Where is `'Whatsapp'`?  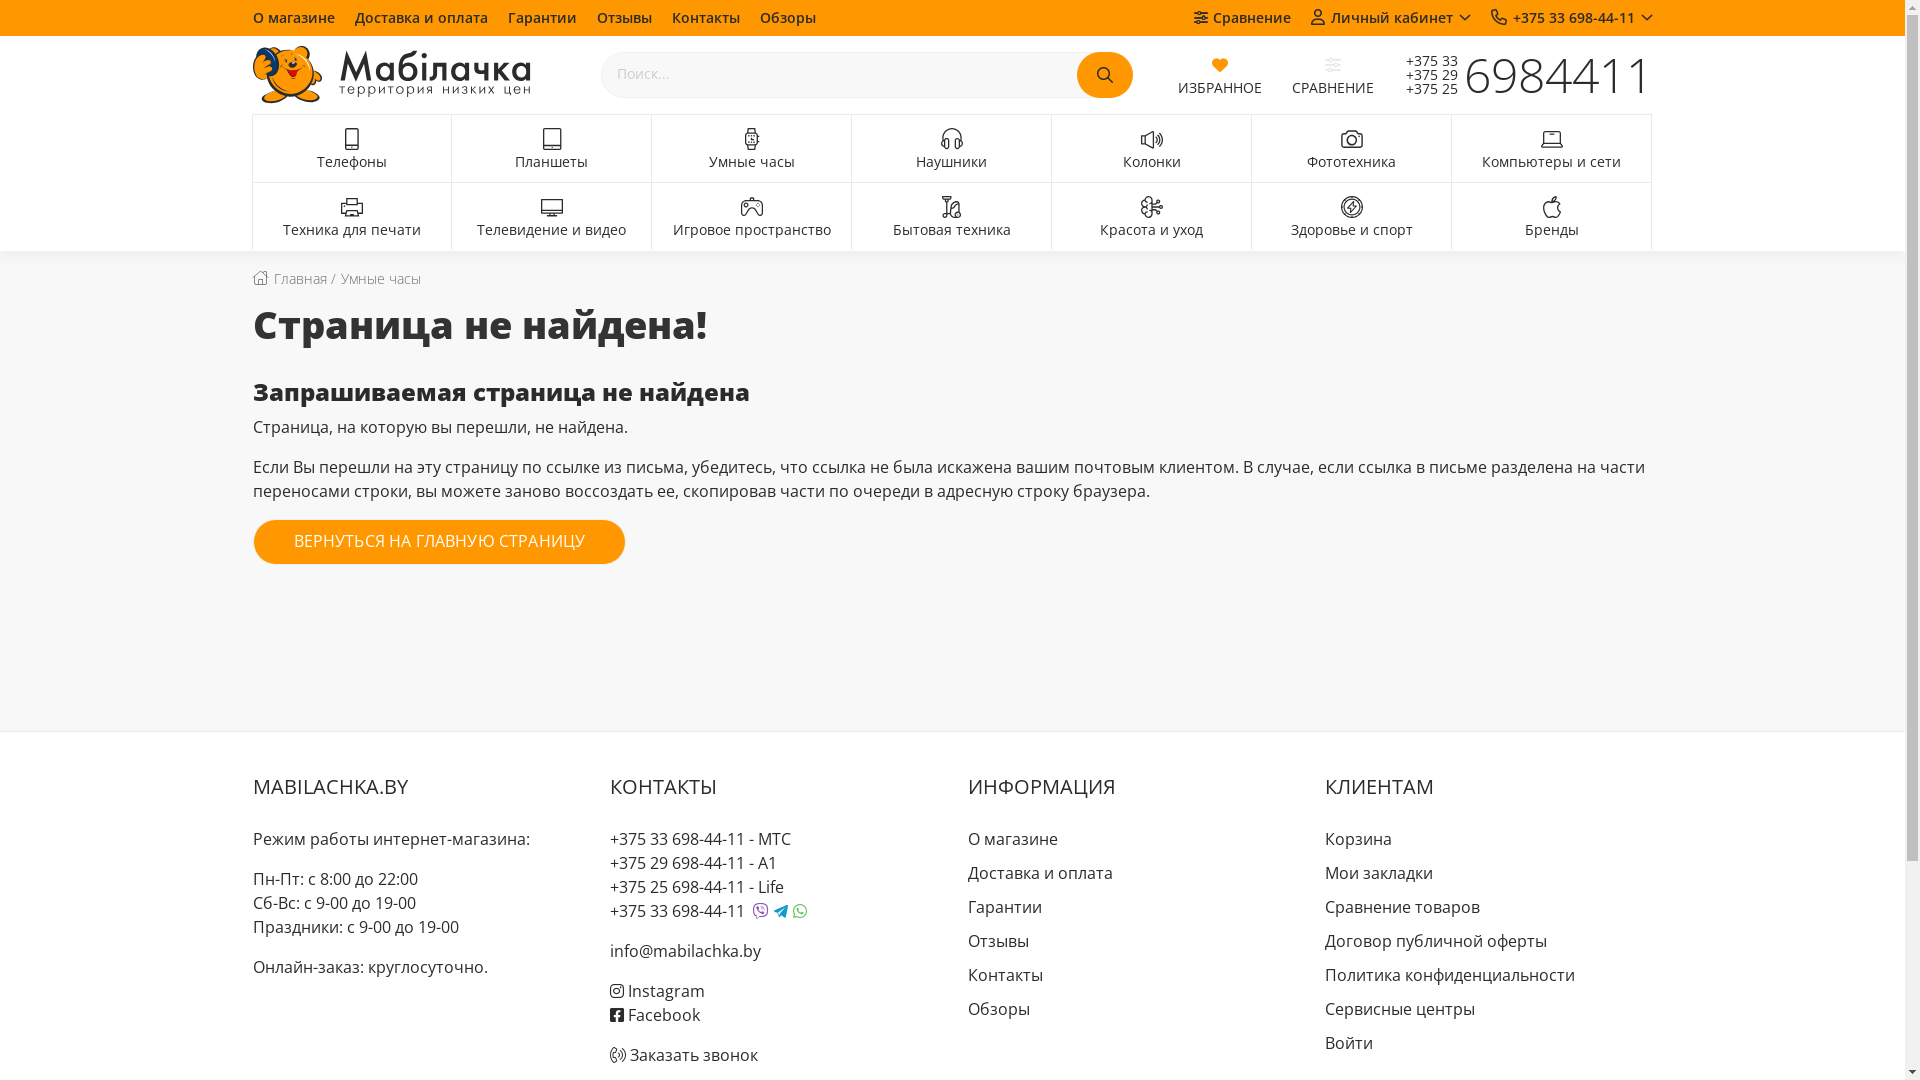 'Whatsapp' is located at coordinates (800, 910).